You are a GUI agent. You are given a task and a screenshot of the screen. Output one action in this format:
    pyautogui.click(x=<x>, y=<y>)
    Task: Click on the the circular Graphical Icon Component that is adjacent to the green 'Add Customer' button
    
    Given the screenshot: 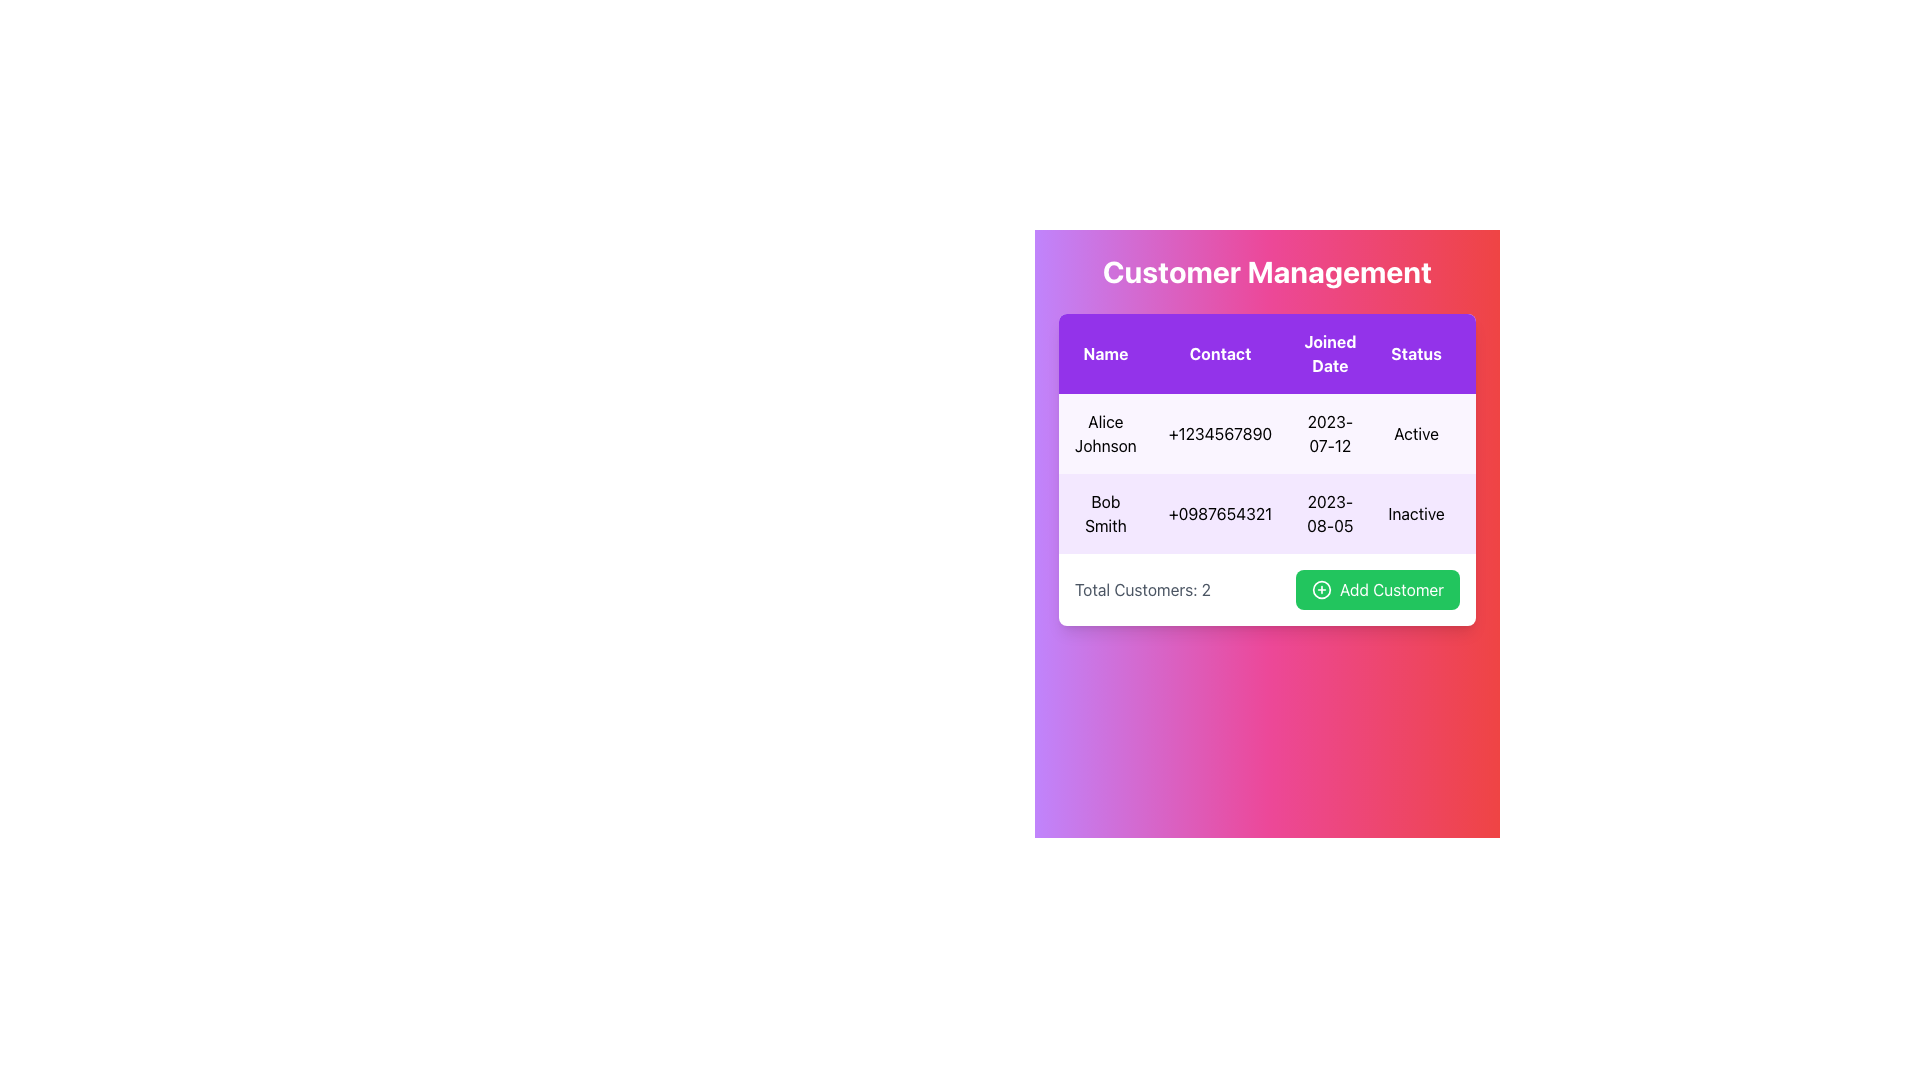 What is the action you would take?
    pyautogui.click(x=1321, y=589)
    